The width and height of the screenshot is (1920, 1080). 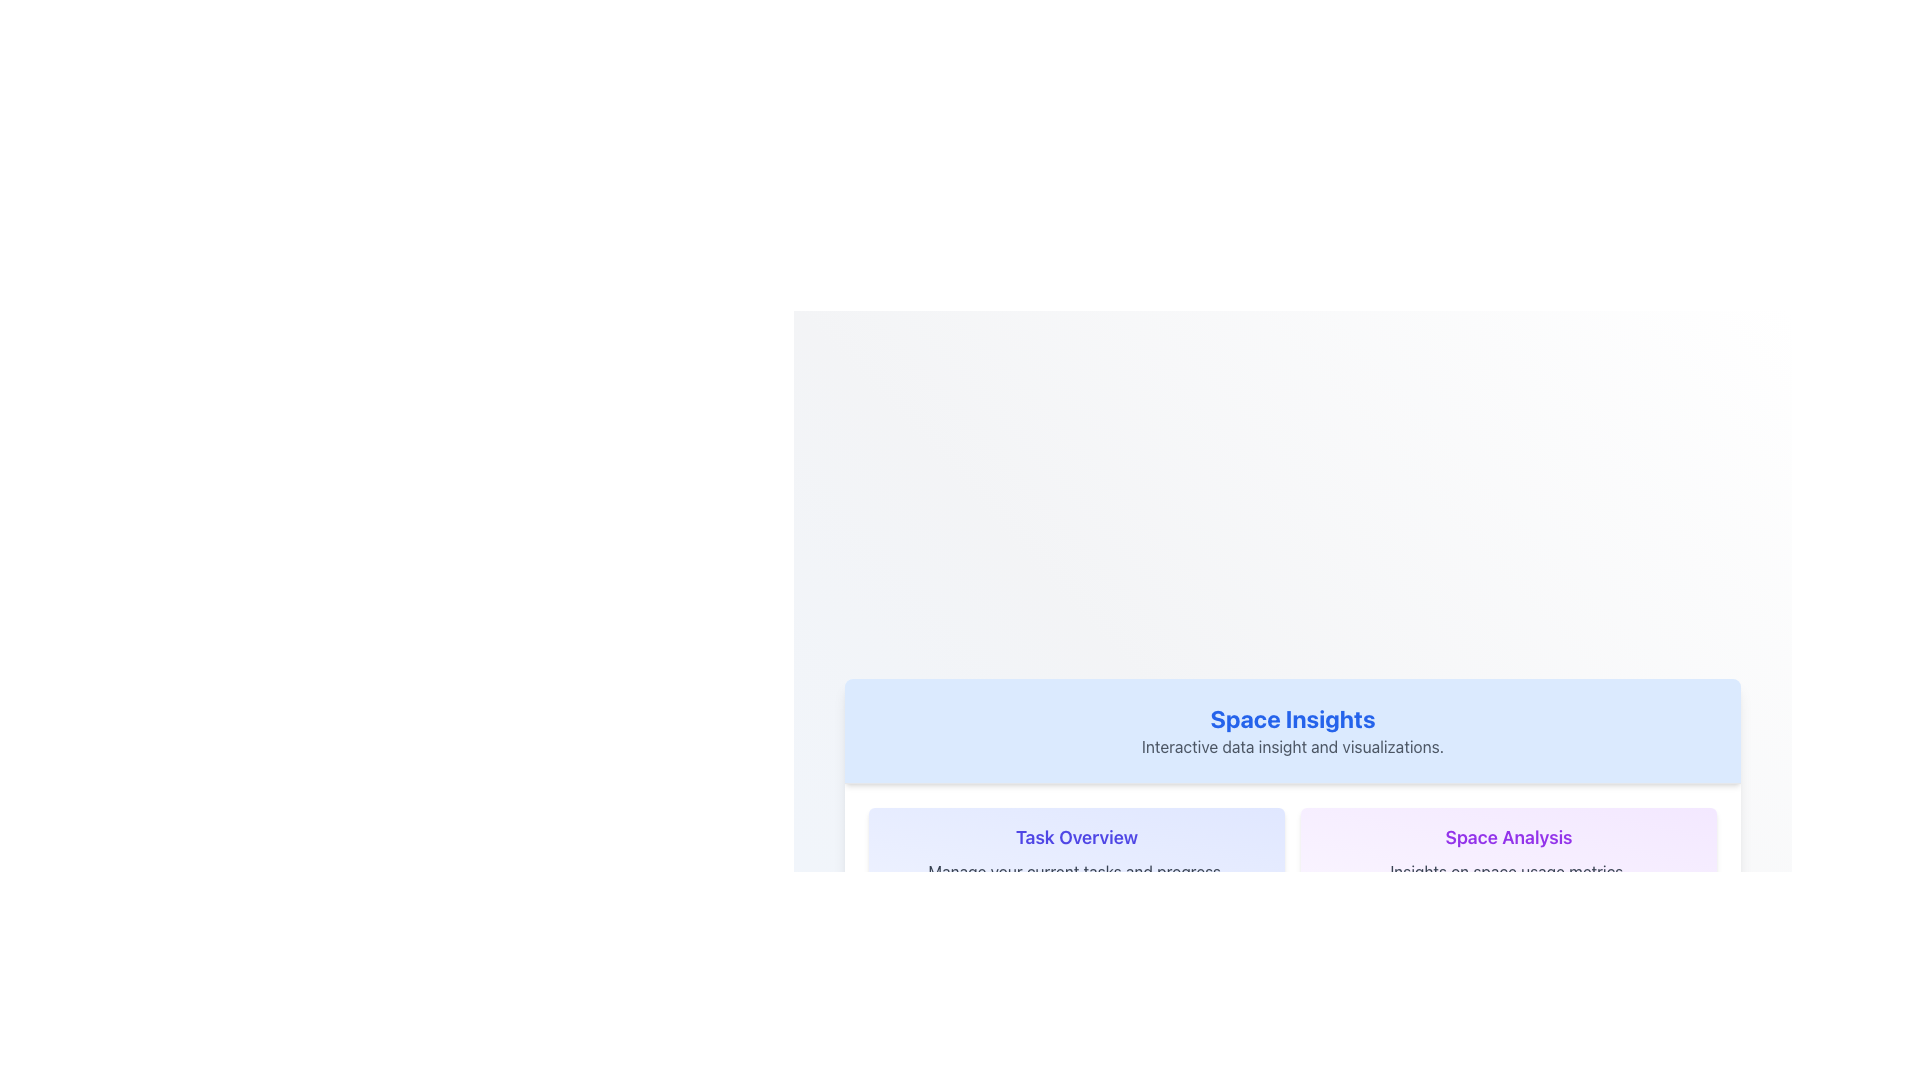 I want to click on the static text element containing 'Interactive data insight and visualizations.' which is styled in gray and located below the title 'Space Insights', so click(x=1292, y=745).